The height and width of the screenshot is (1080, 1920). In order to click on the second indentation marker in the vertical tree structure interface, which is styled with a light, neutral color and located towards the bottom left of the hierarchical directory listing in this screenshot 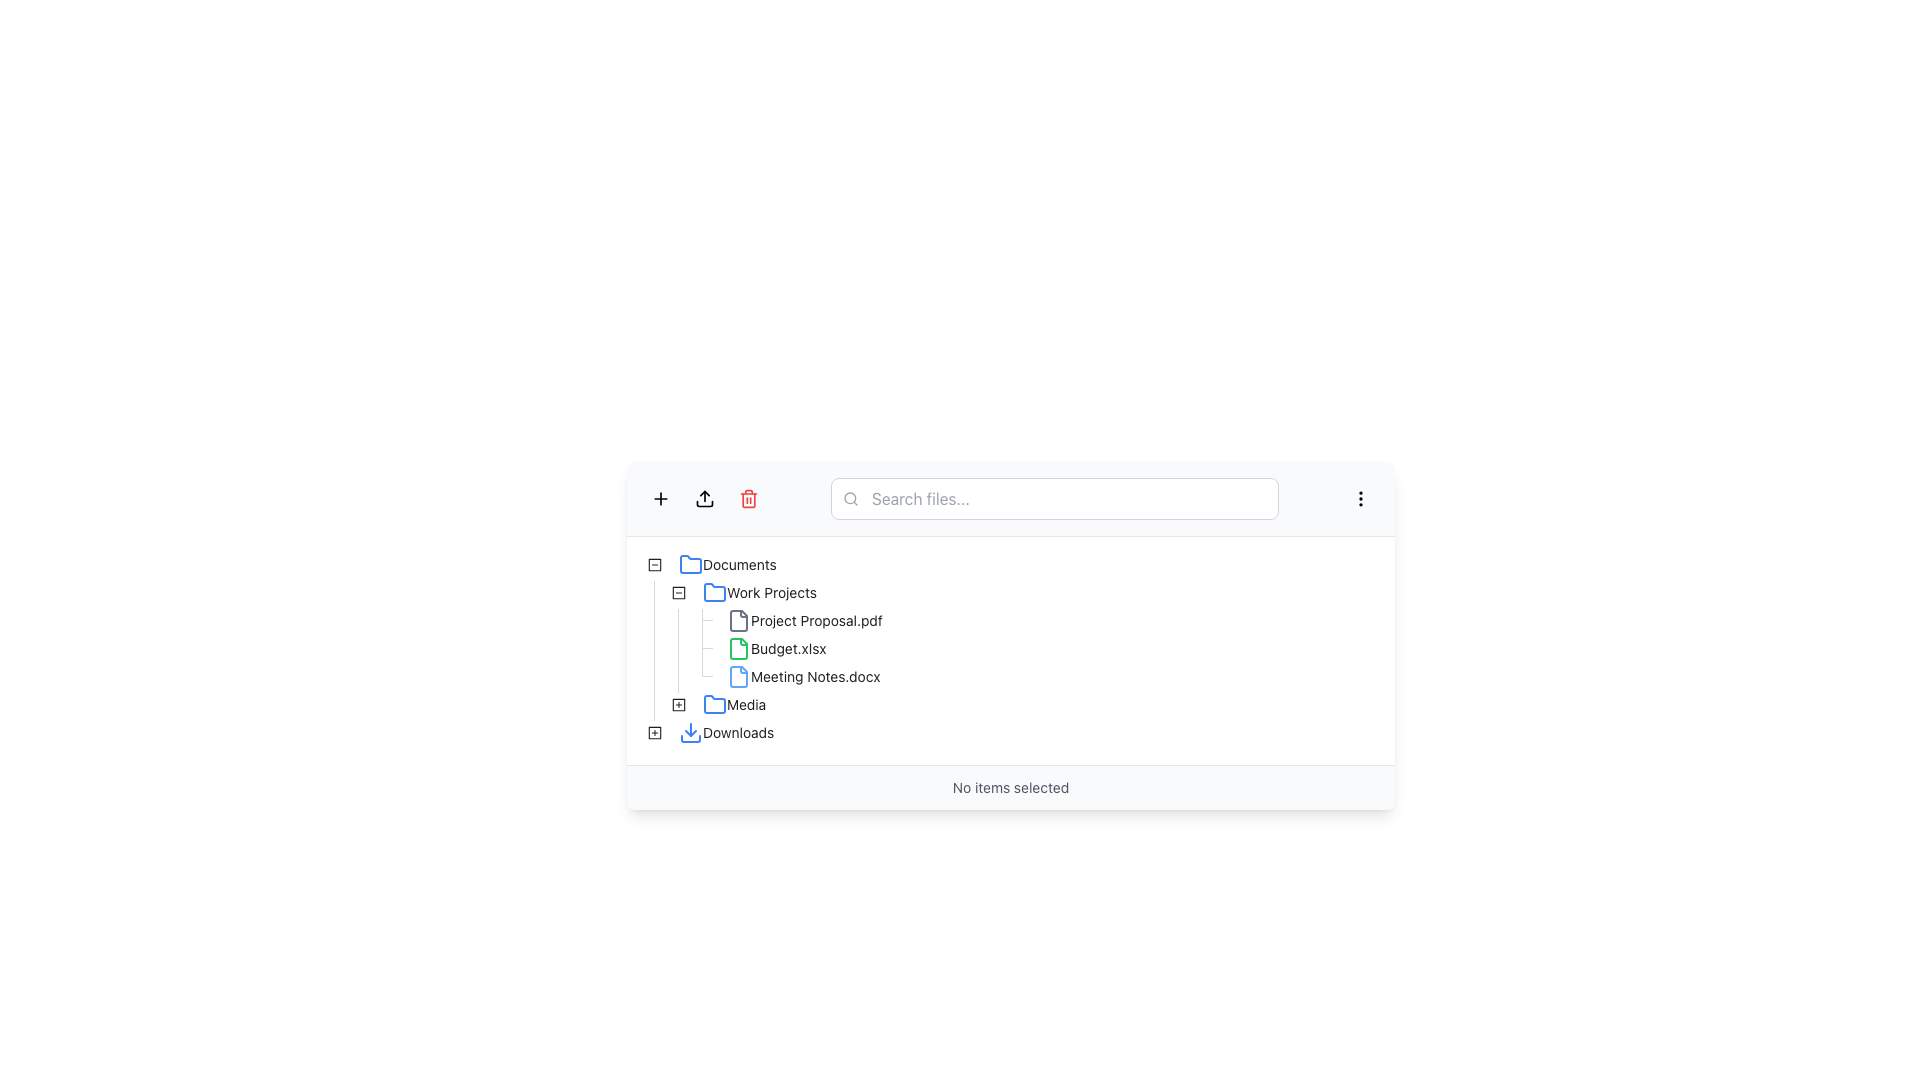, I will do `click(678, 676)`.